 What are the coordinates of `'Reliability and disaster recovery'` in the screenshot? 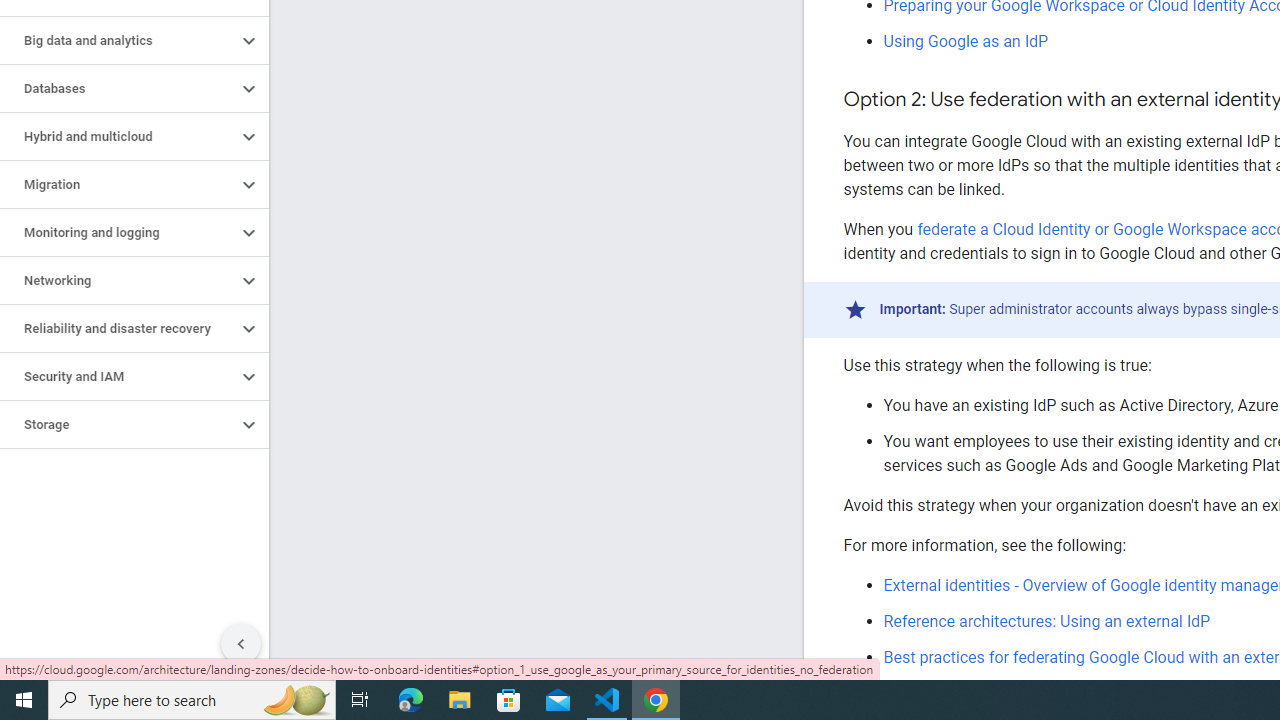 It's located at (117, 328).